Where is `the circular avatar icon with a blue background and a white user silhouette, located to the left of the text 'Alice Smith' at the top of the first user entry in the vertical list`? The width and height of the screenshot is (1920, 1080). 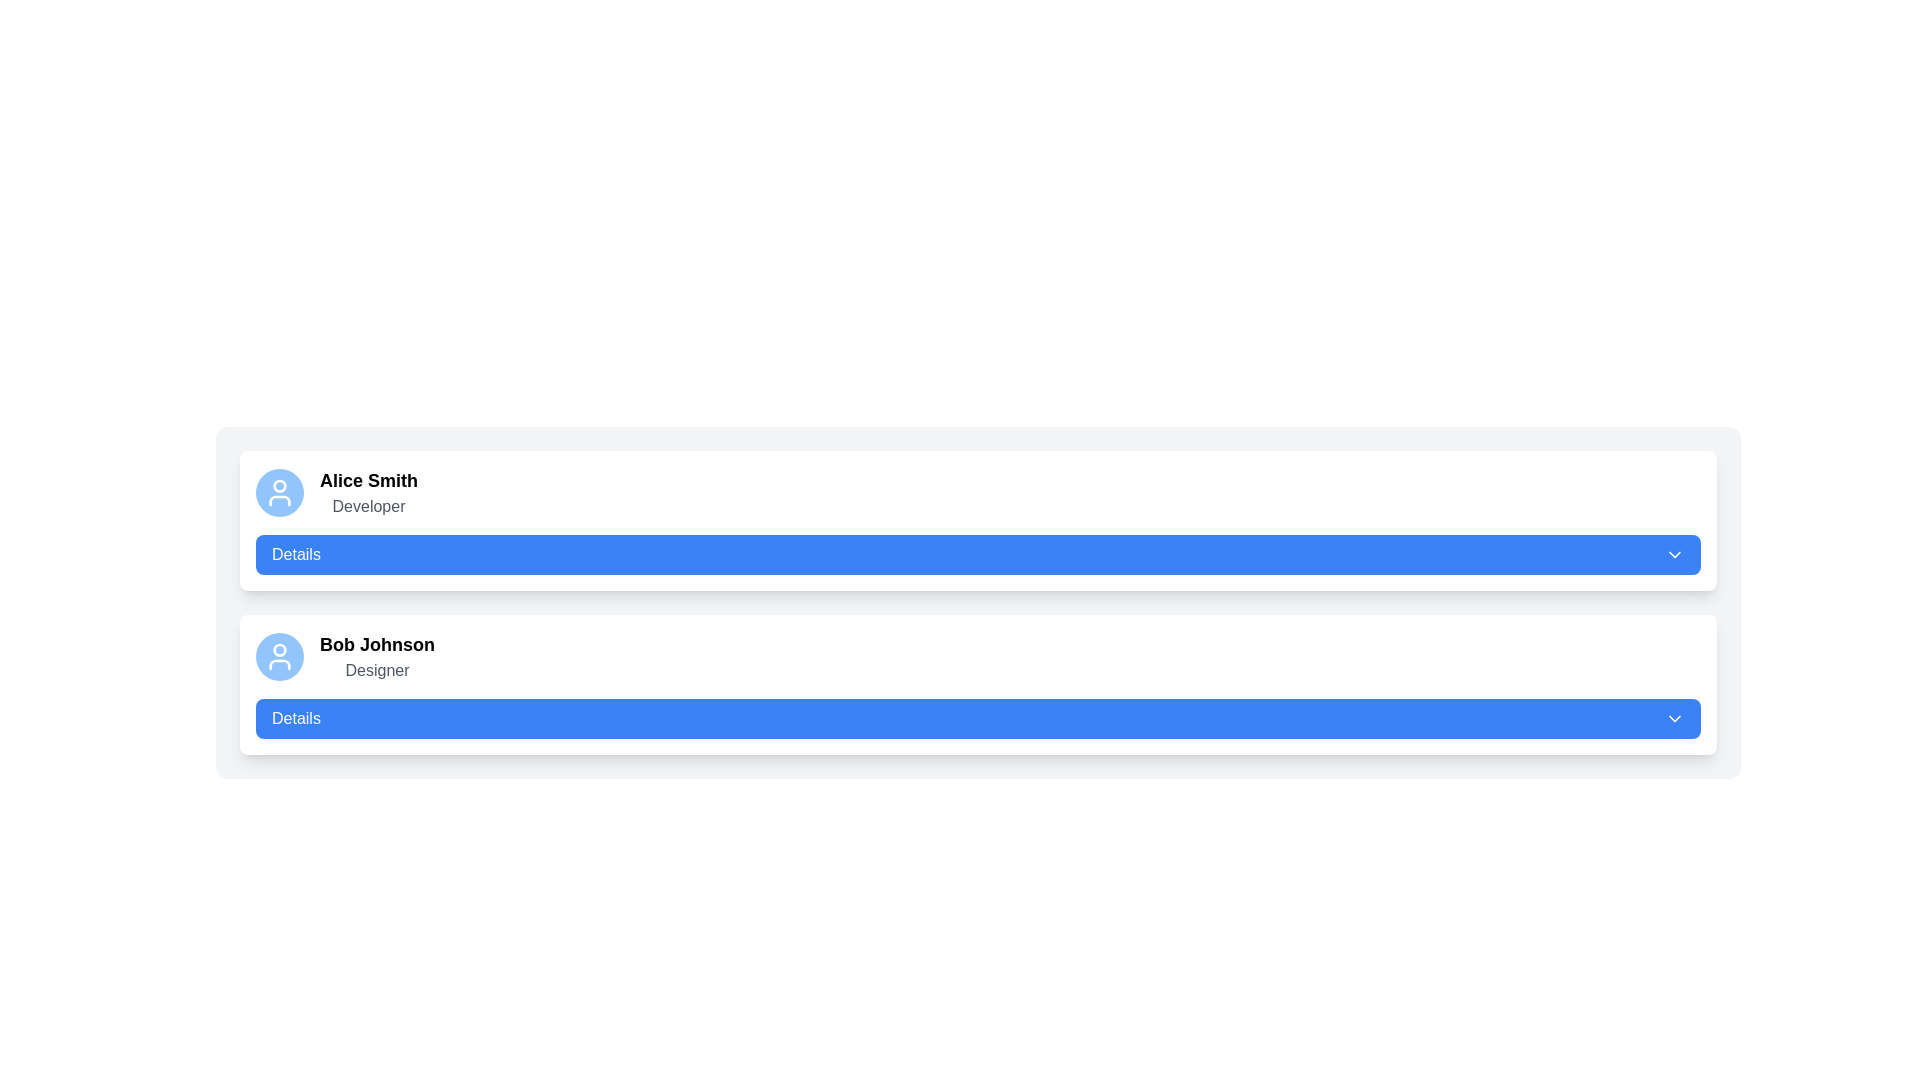 the circular avatar icon with a blue background and a white user silhouette, located to the left of the text 'Alice Smith' at the top of the first user entry in the vertical list is located at coordinates (278, 493).